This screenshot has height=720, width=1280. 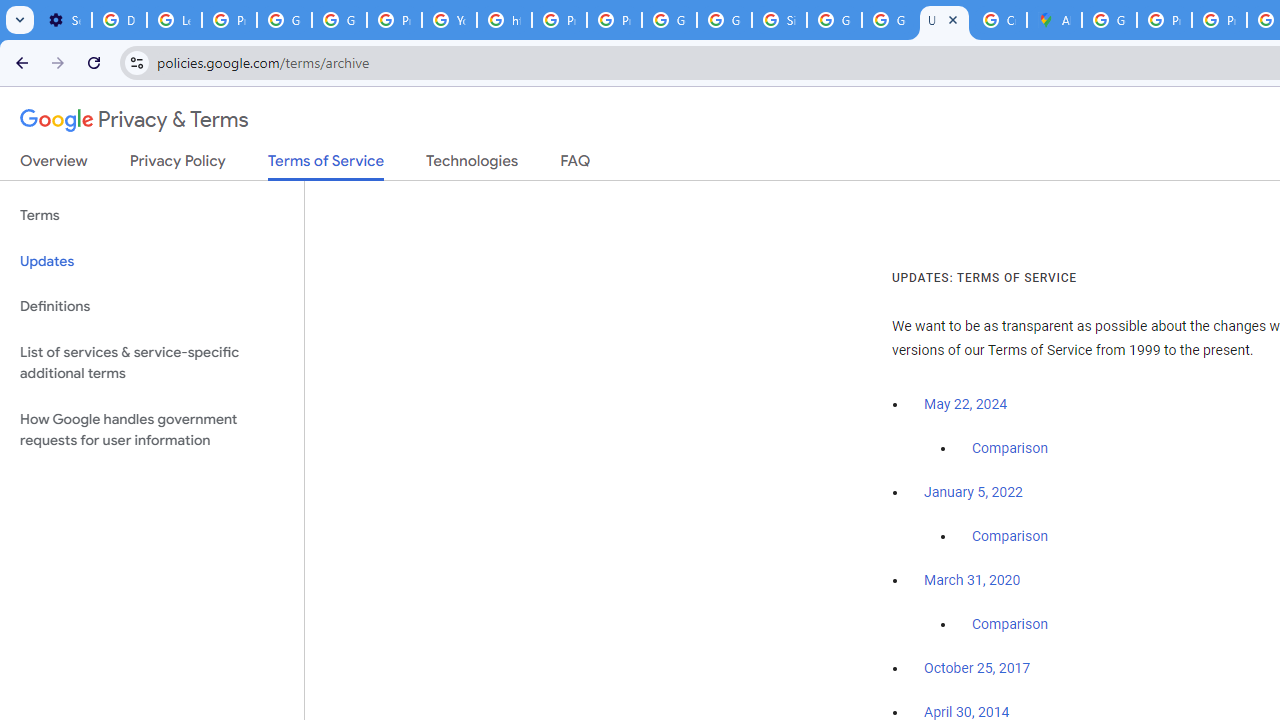 I want to click on 'YouTube', so click(x=448, y=20).